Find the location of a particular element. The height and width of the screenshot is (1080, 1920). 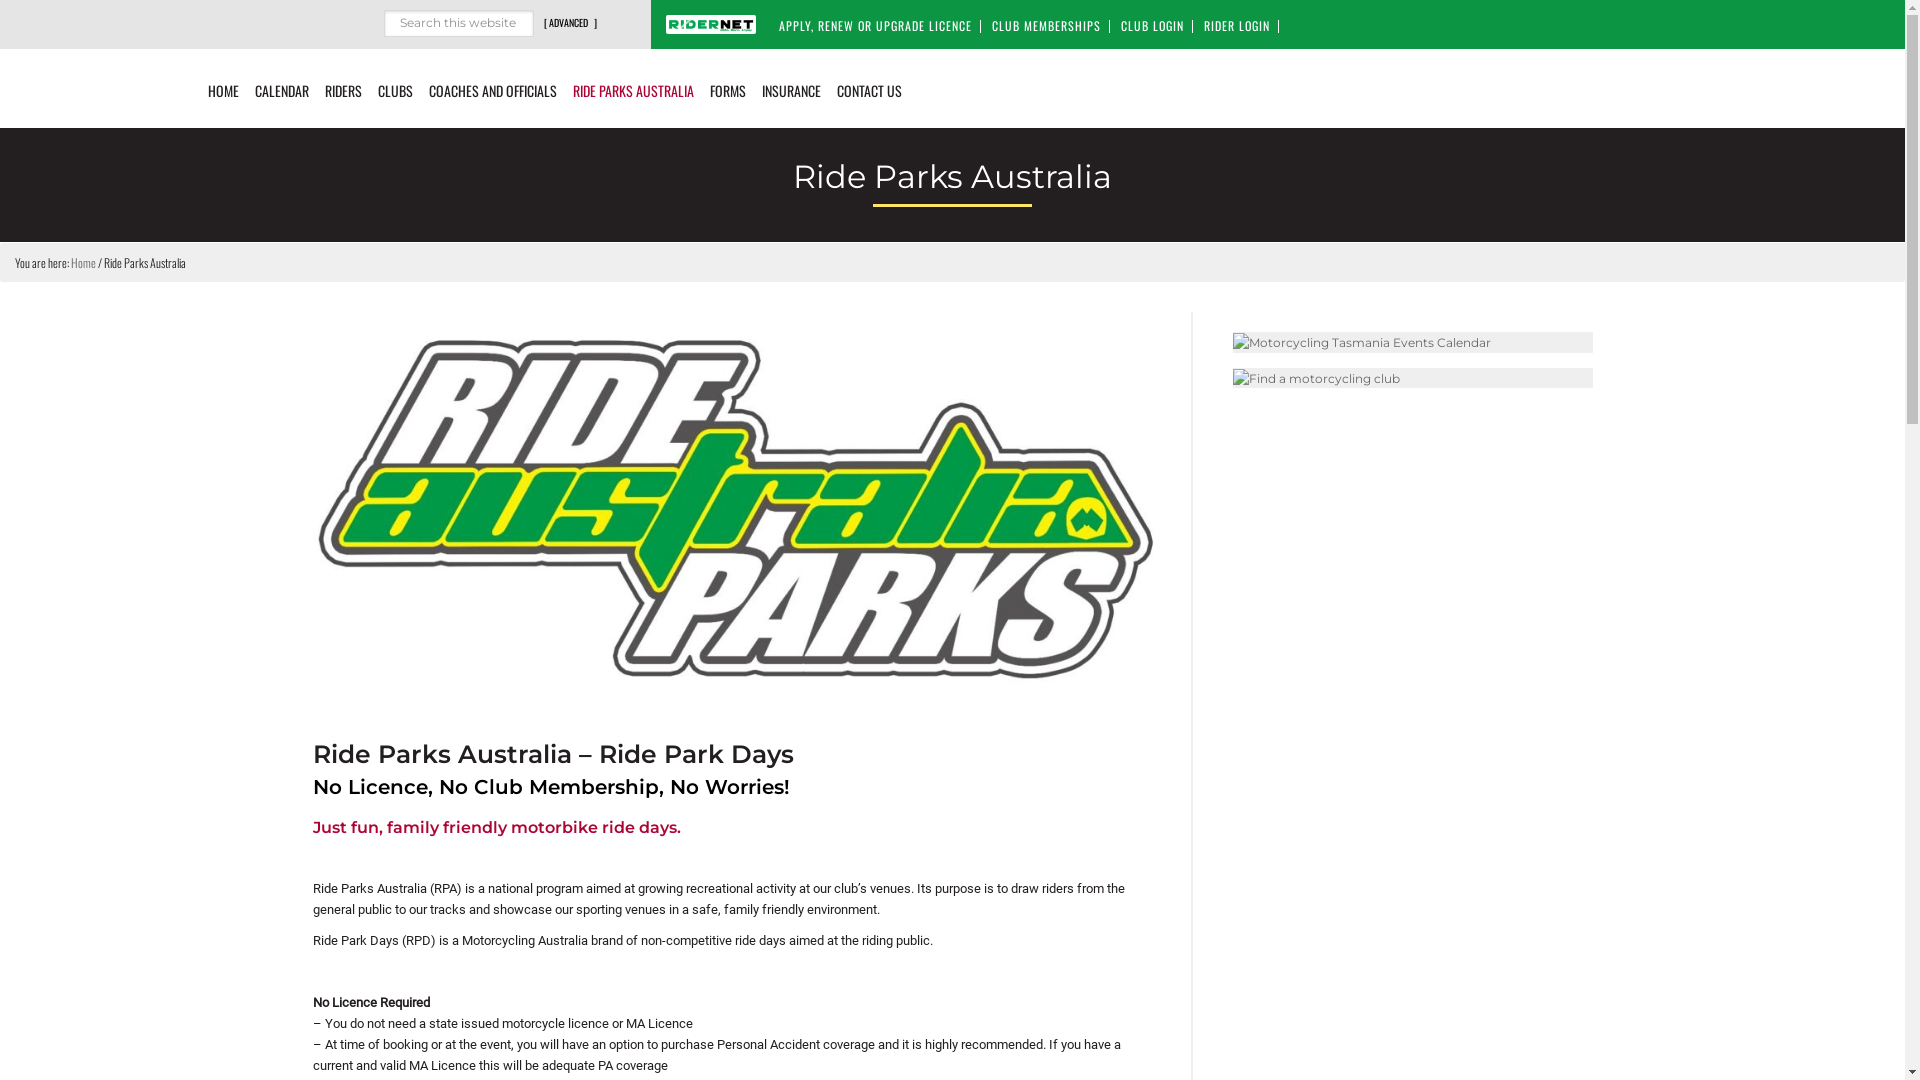

'Skip to primary navigation' is located at coordinates (0, 0).